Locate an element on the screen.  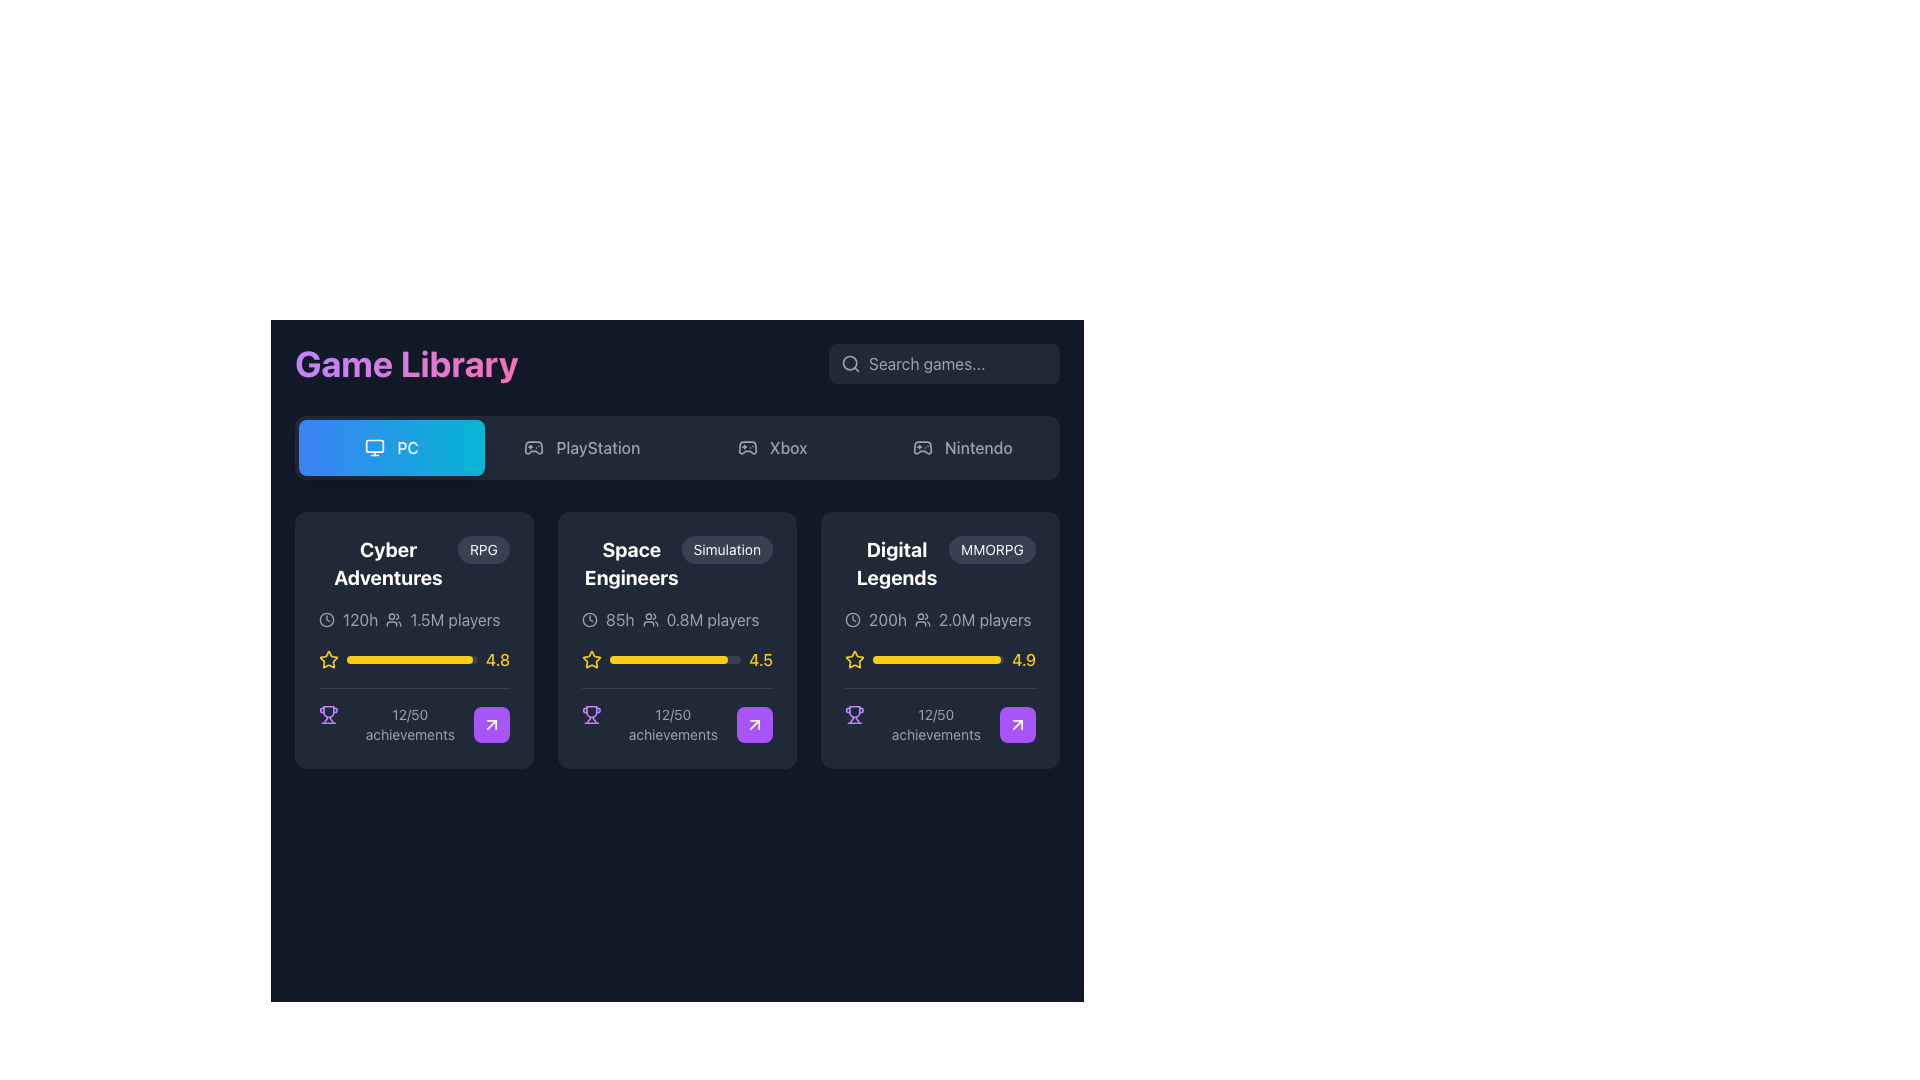
the rating and achievements displayed on the informational card for the game 'Space Engineers', which is the middle card in a three-column layout is located at coordinates (677, 640).